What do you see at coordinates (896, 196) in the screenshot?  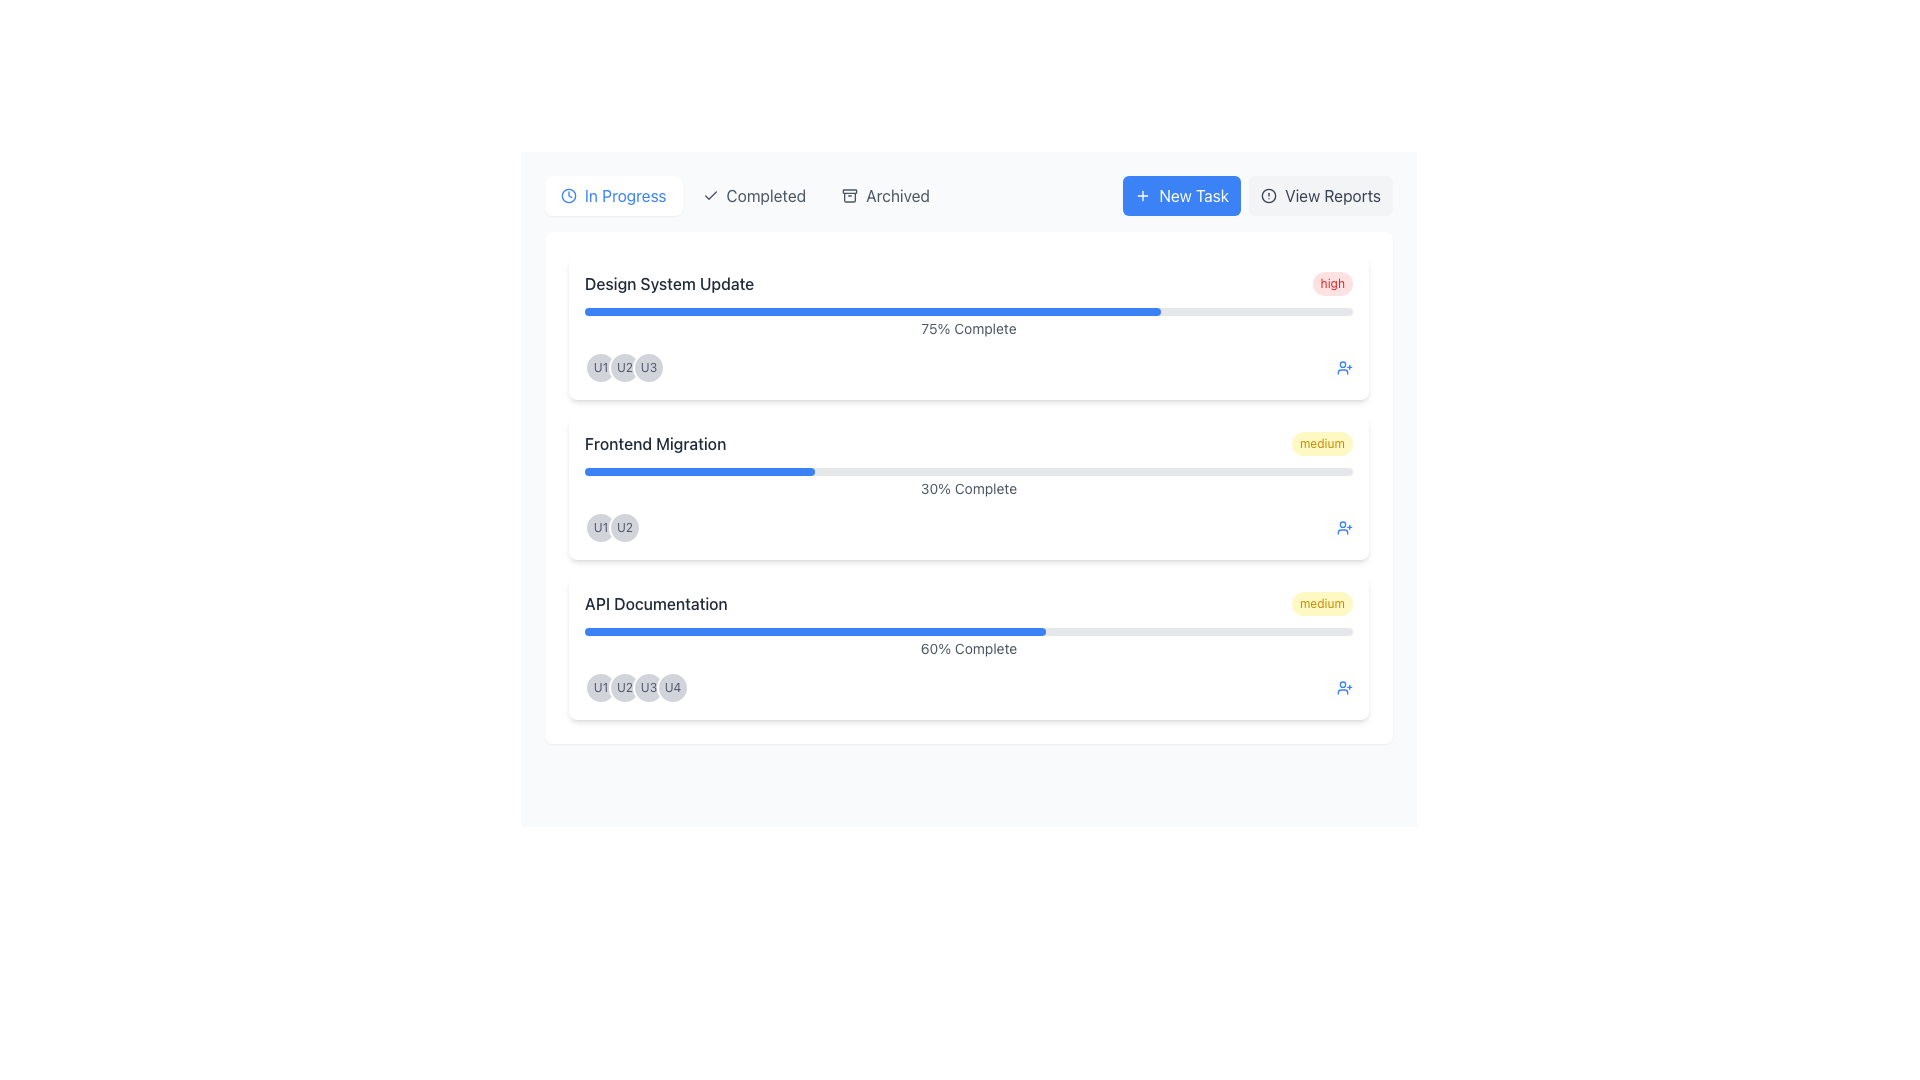 I see `the 'Archived' text label located to the right of the archive-shaped icon in the top middle section of the interface` at bounding box center [896, 196].